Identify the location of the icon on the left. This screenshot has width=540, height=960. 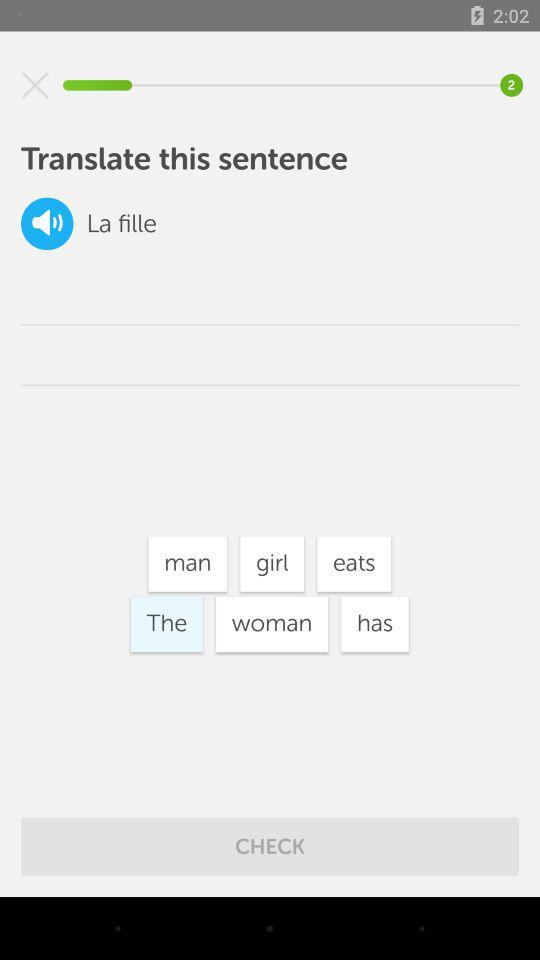
(165, 623).